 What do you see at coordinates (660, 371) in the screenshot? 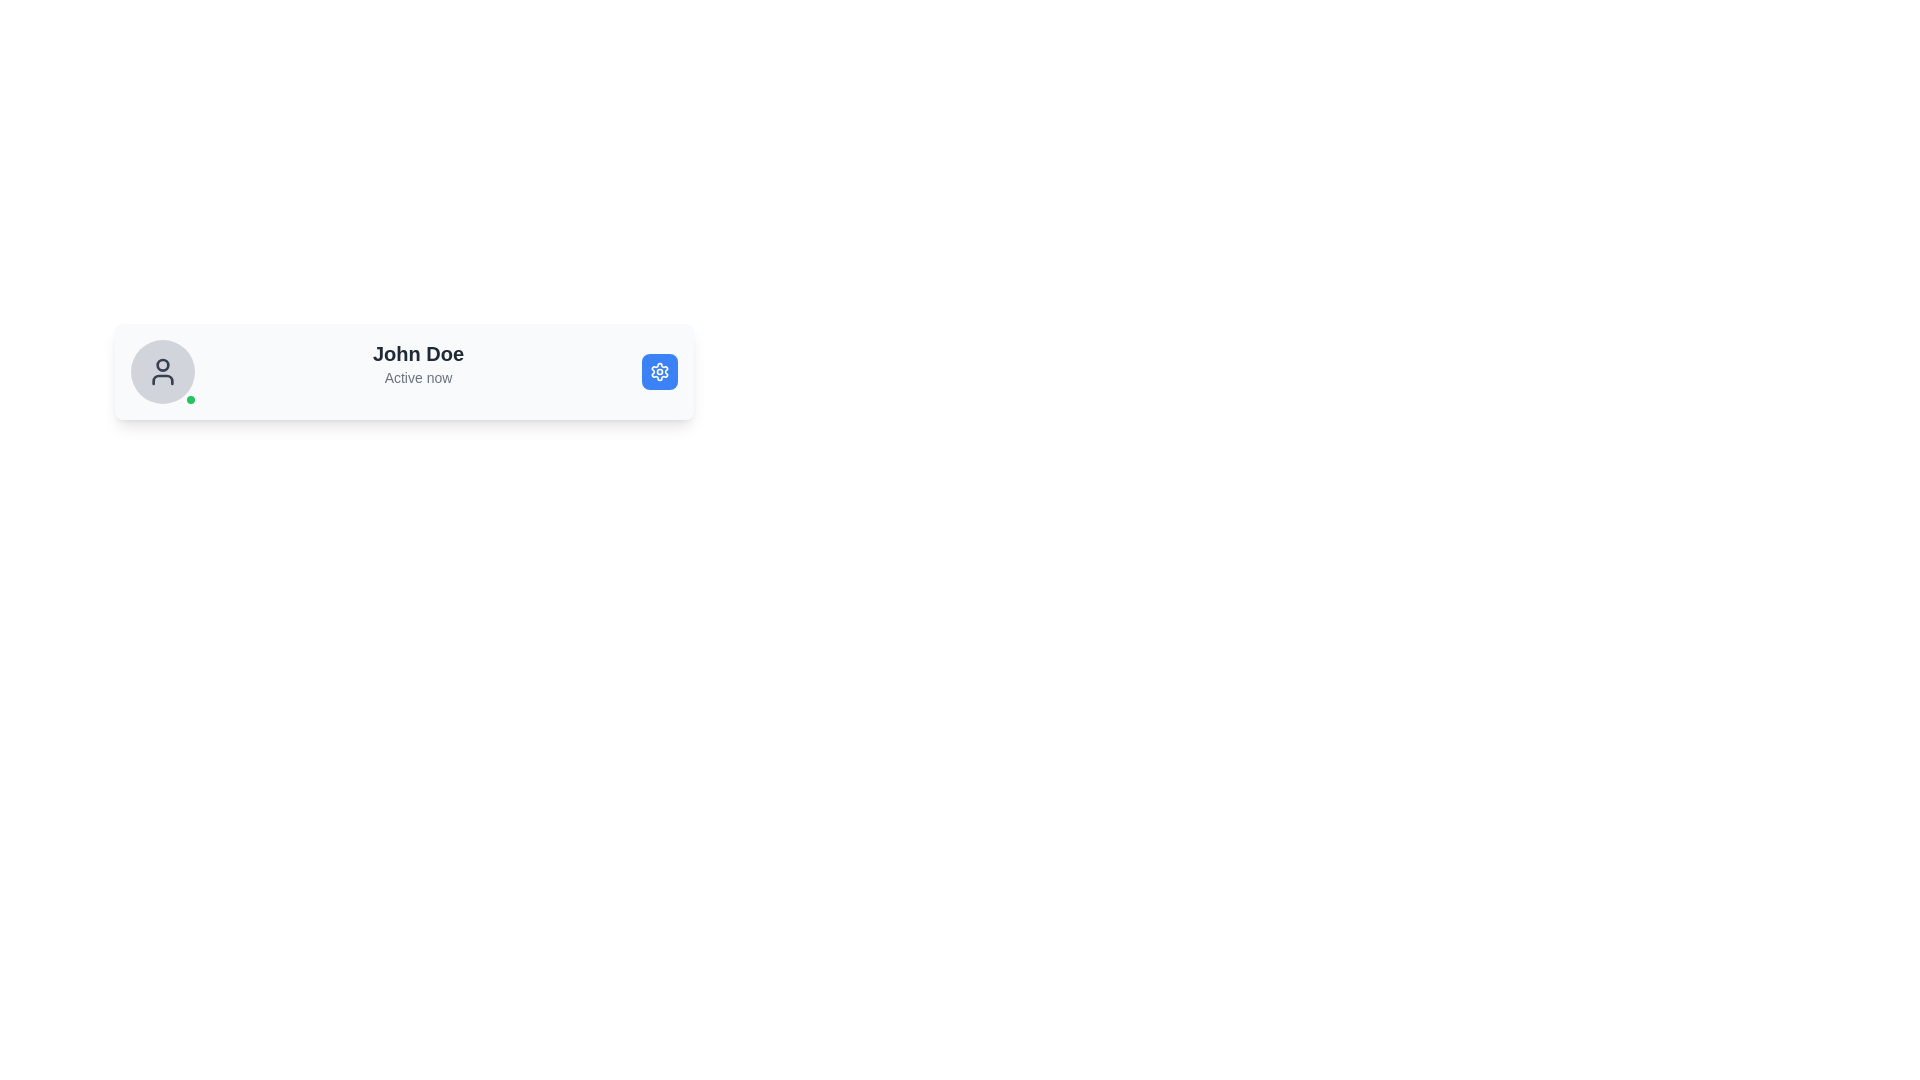
I see `the button located at the far right end of the component, which opens the settings menu or configuration panel` at bounding box center [660, 371].